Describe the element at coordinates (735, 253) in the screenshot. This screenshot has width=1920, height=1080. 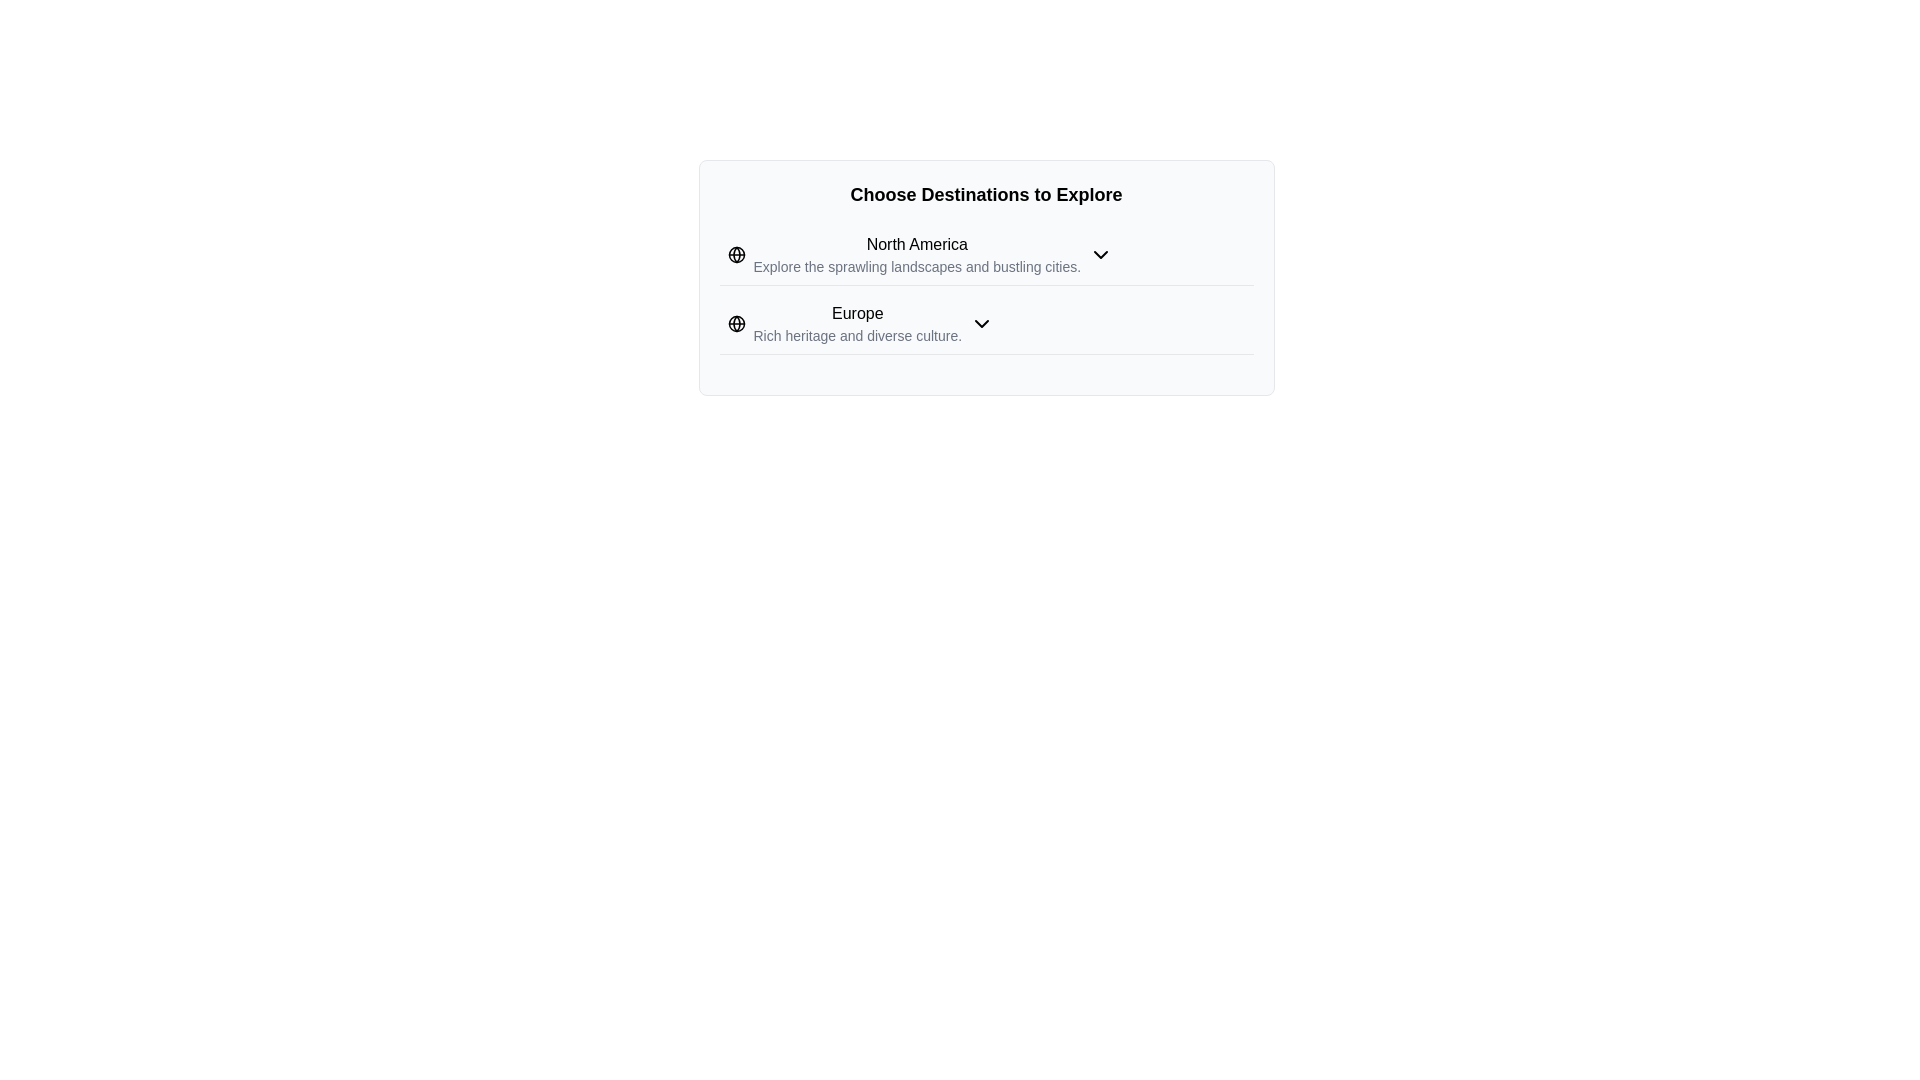
I see `the outer circular border of the globe icon, which is black in color and located to the left of the 'Europe' label in the second row of a list within a card layout` at that location.